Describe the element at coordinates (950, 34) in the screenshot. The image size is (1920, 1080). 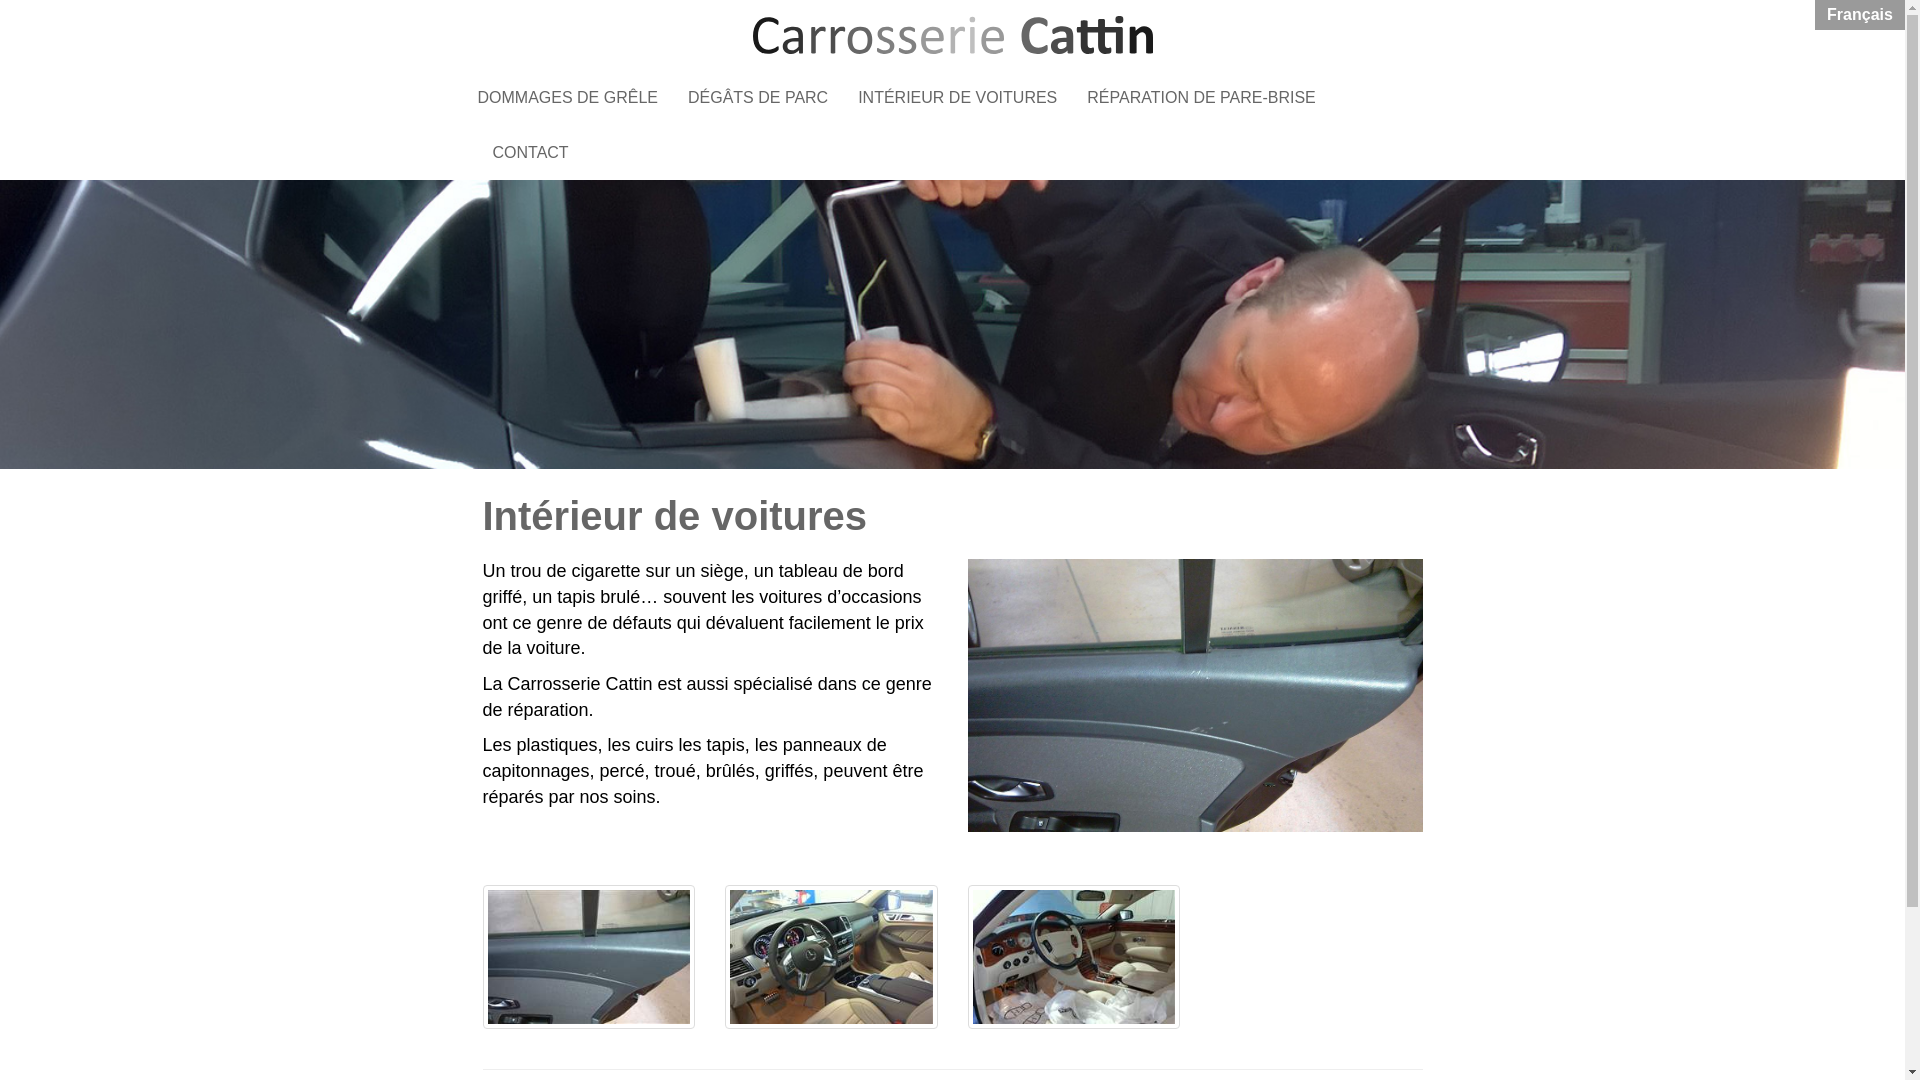
I see `'[Header:ApplicationName]'` at that location.